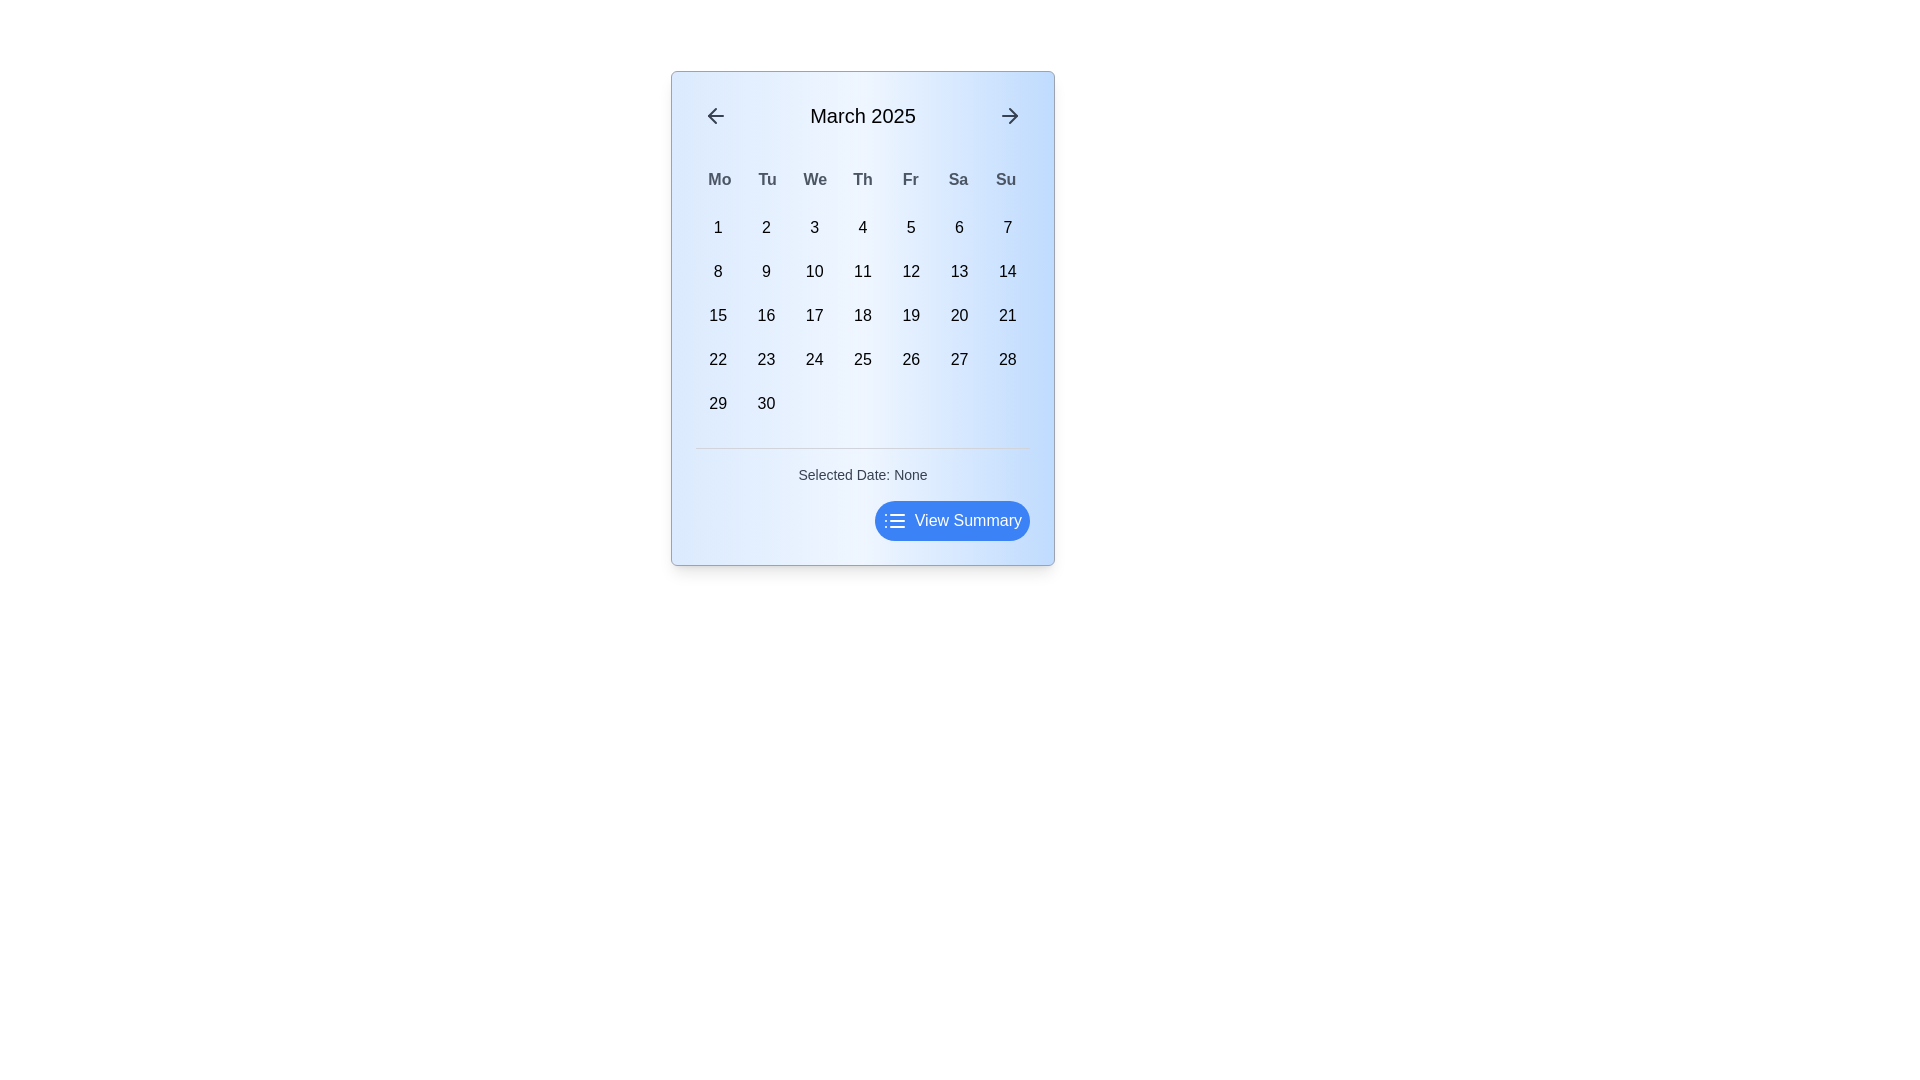  What do you see at coordinates (718, 404) in the screenshot?
I see `the button displaying the number '29' in the calendar view` at bounding box center [718, 404].